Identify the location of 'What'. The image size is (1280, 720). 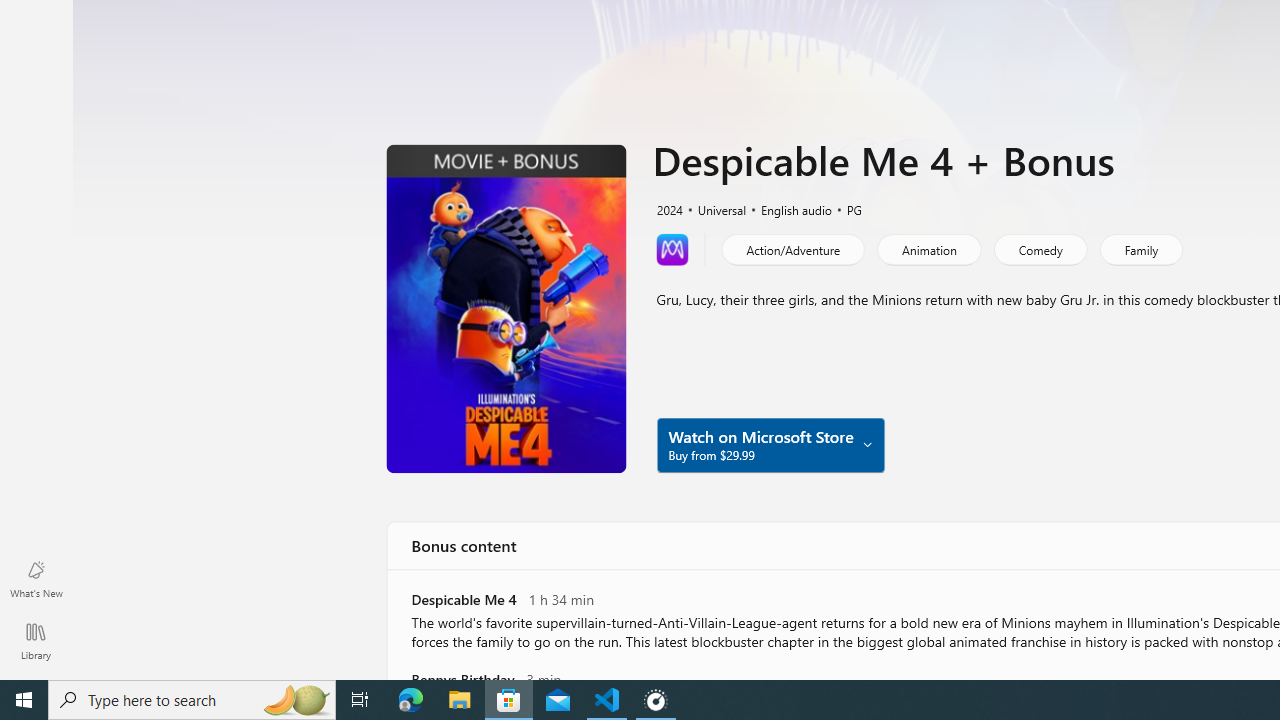
(35, 578).